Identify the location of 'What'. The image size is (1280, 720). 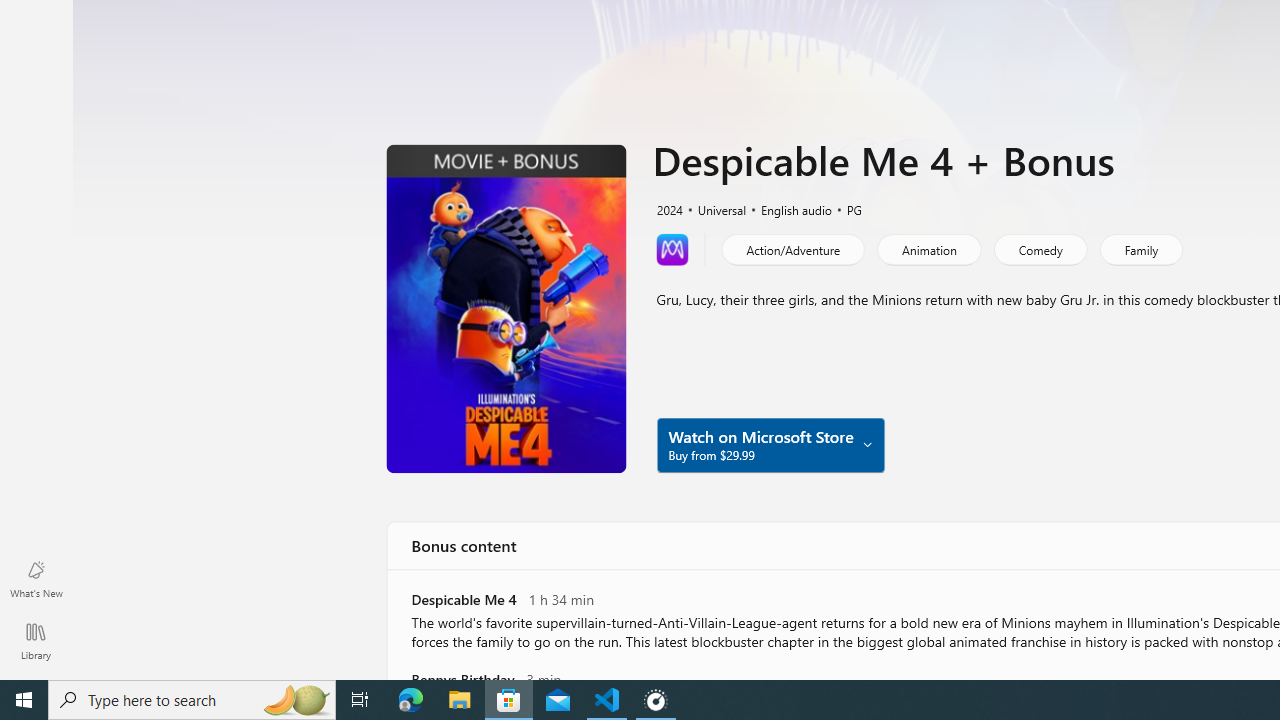
(35, 578).